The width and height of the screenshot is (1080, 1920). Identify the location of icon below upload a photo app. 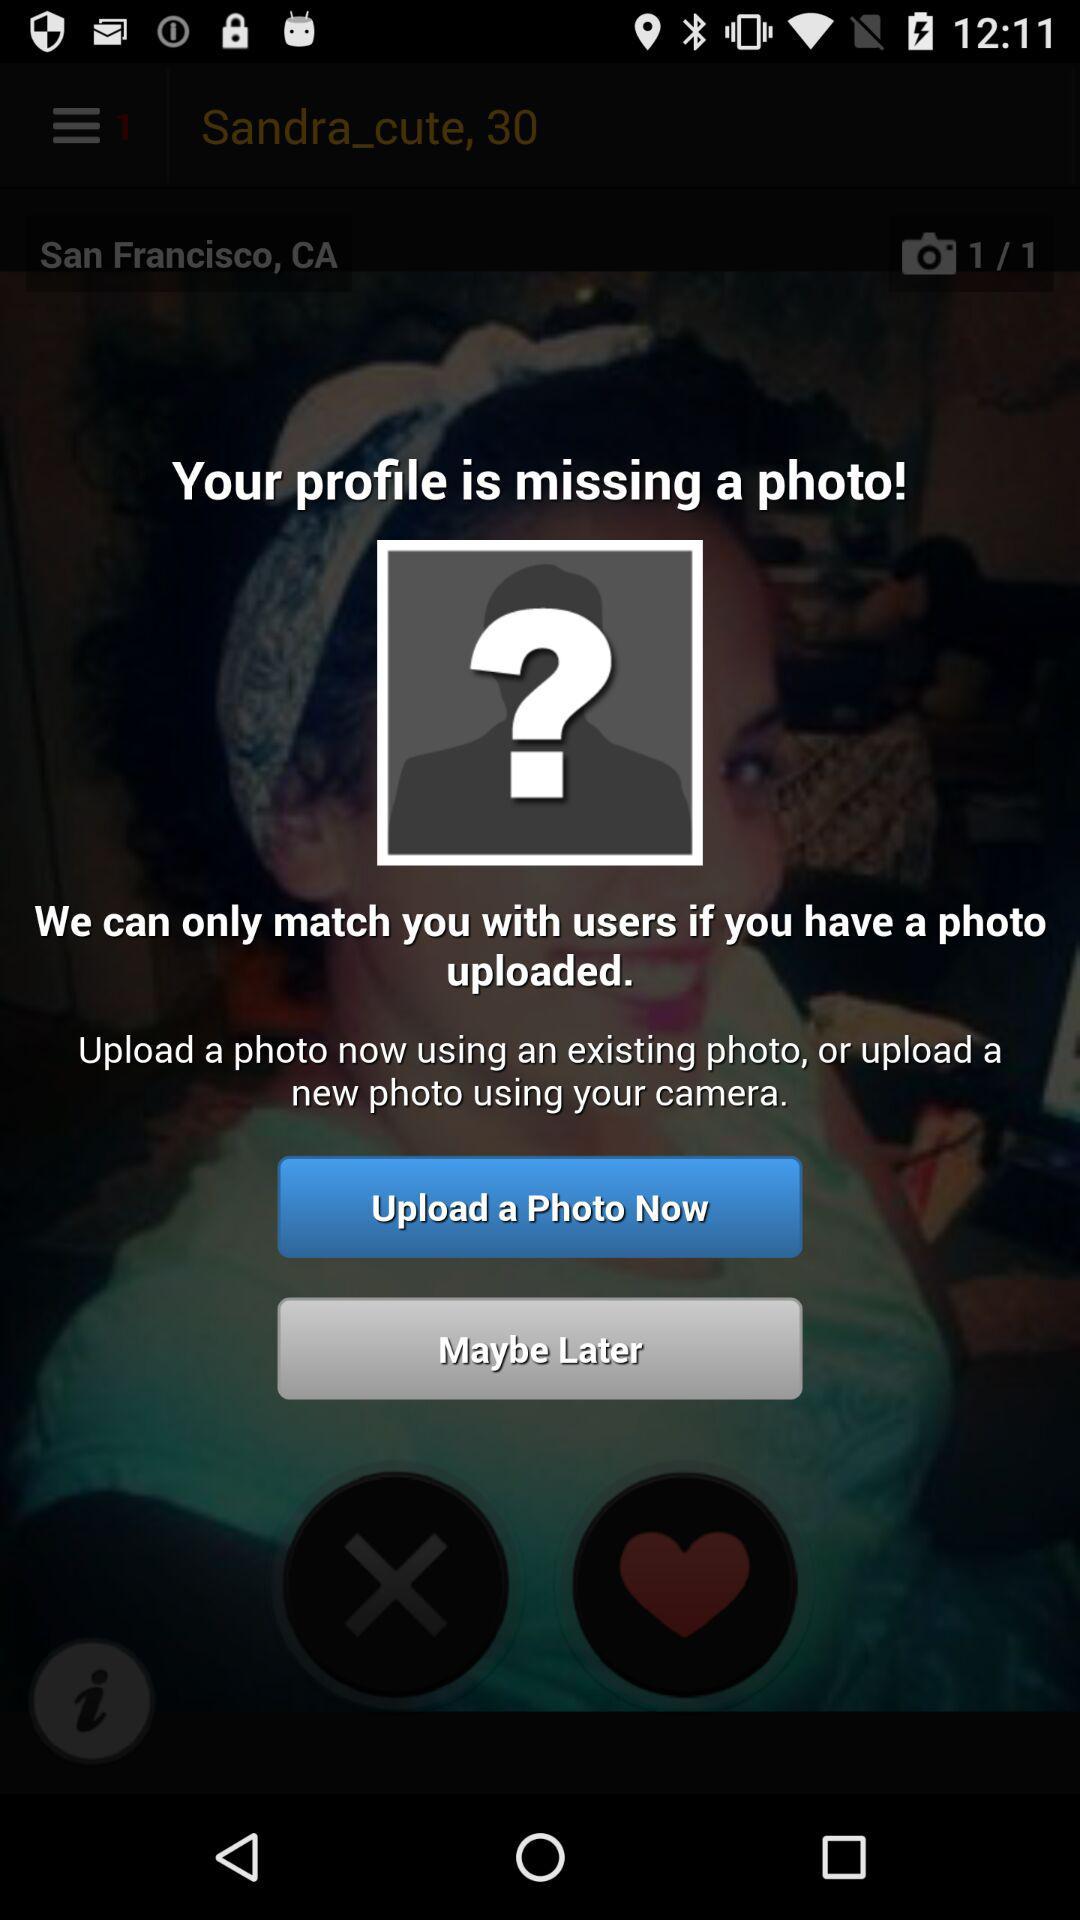
(91, 1701).